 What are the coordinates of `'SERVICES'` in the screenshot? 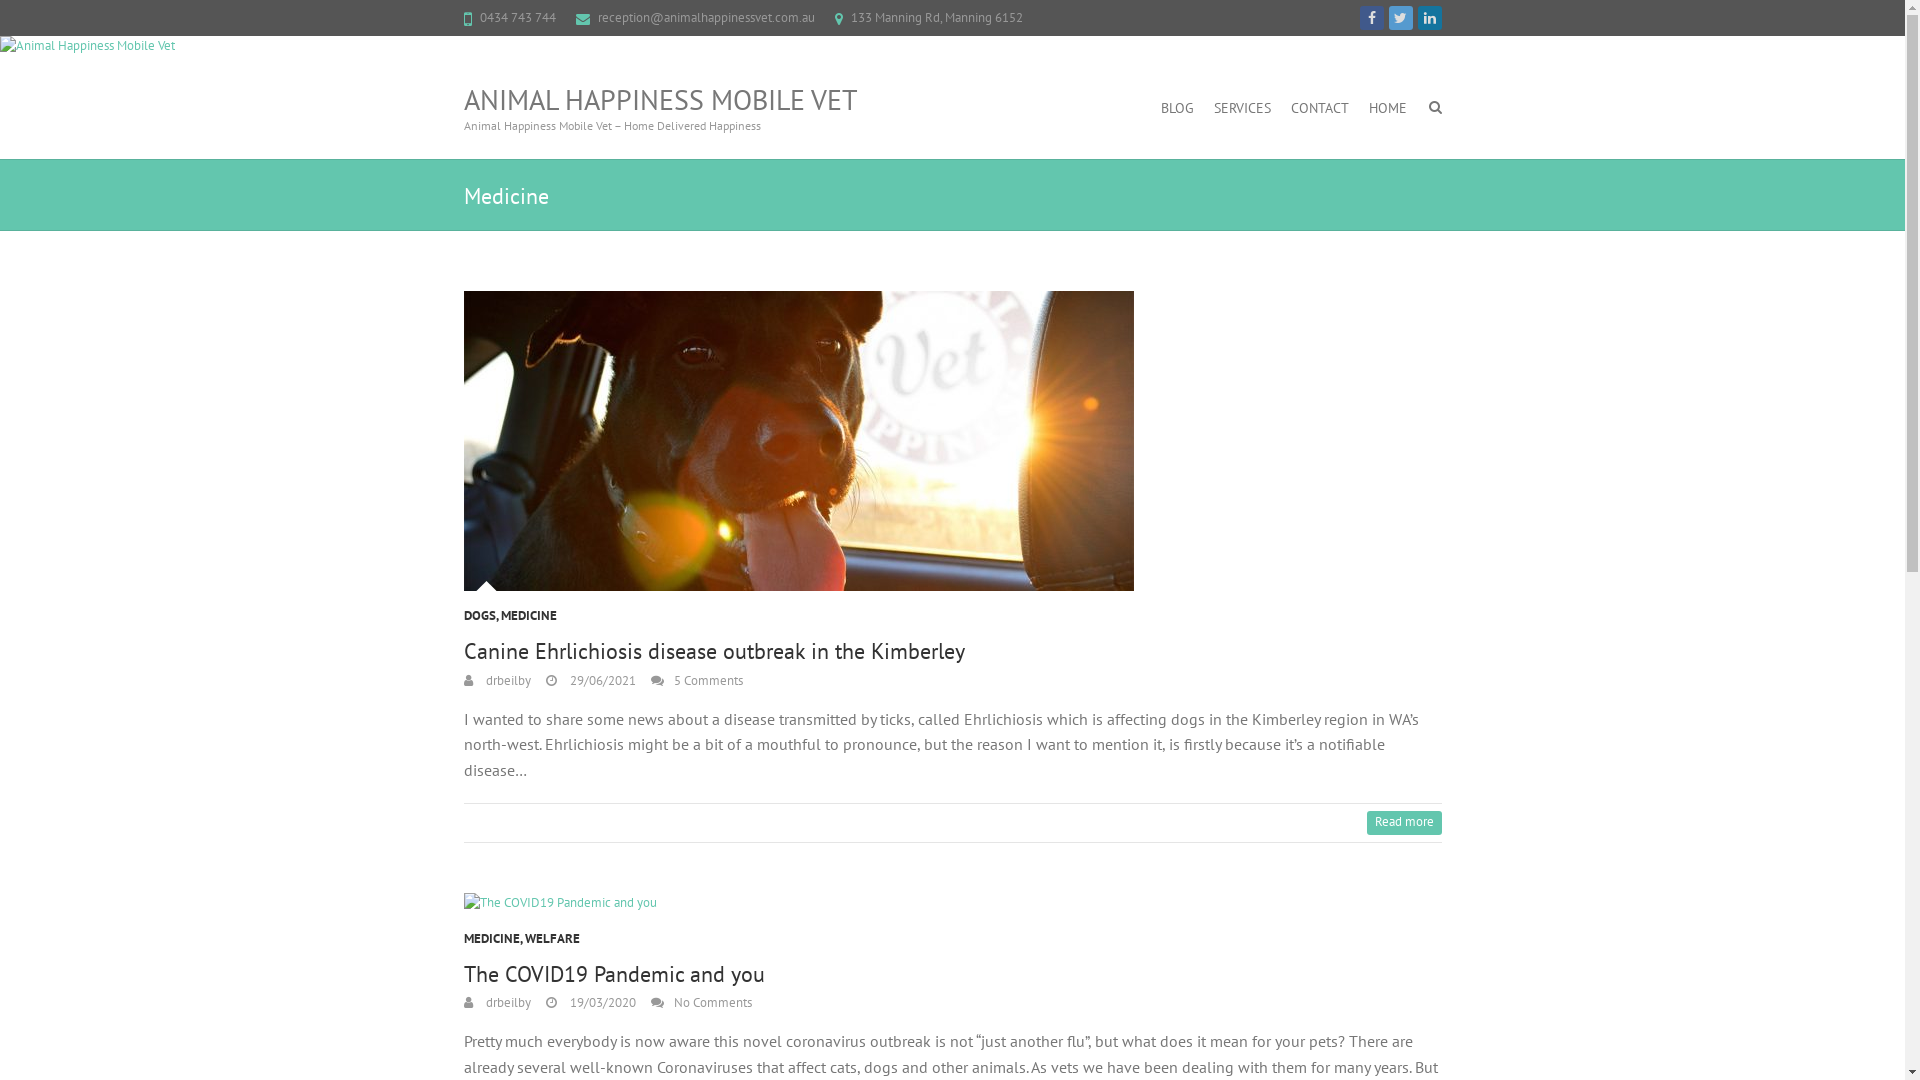 It's located at (1241, 108).